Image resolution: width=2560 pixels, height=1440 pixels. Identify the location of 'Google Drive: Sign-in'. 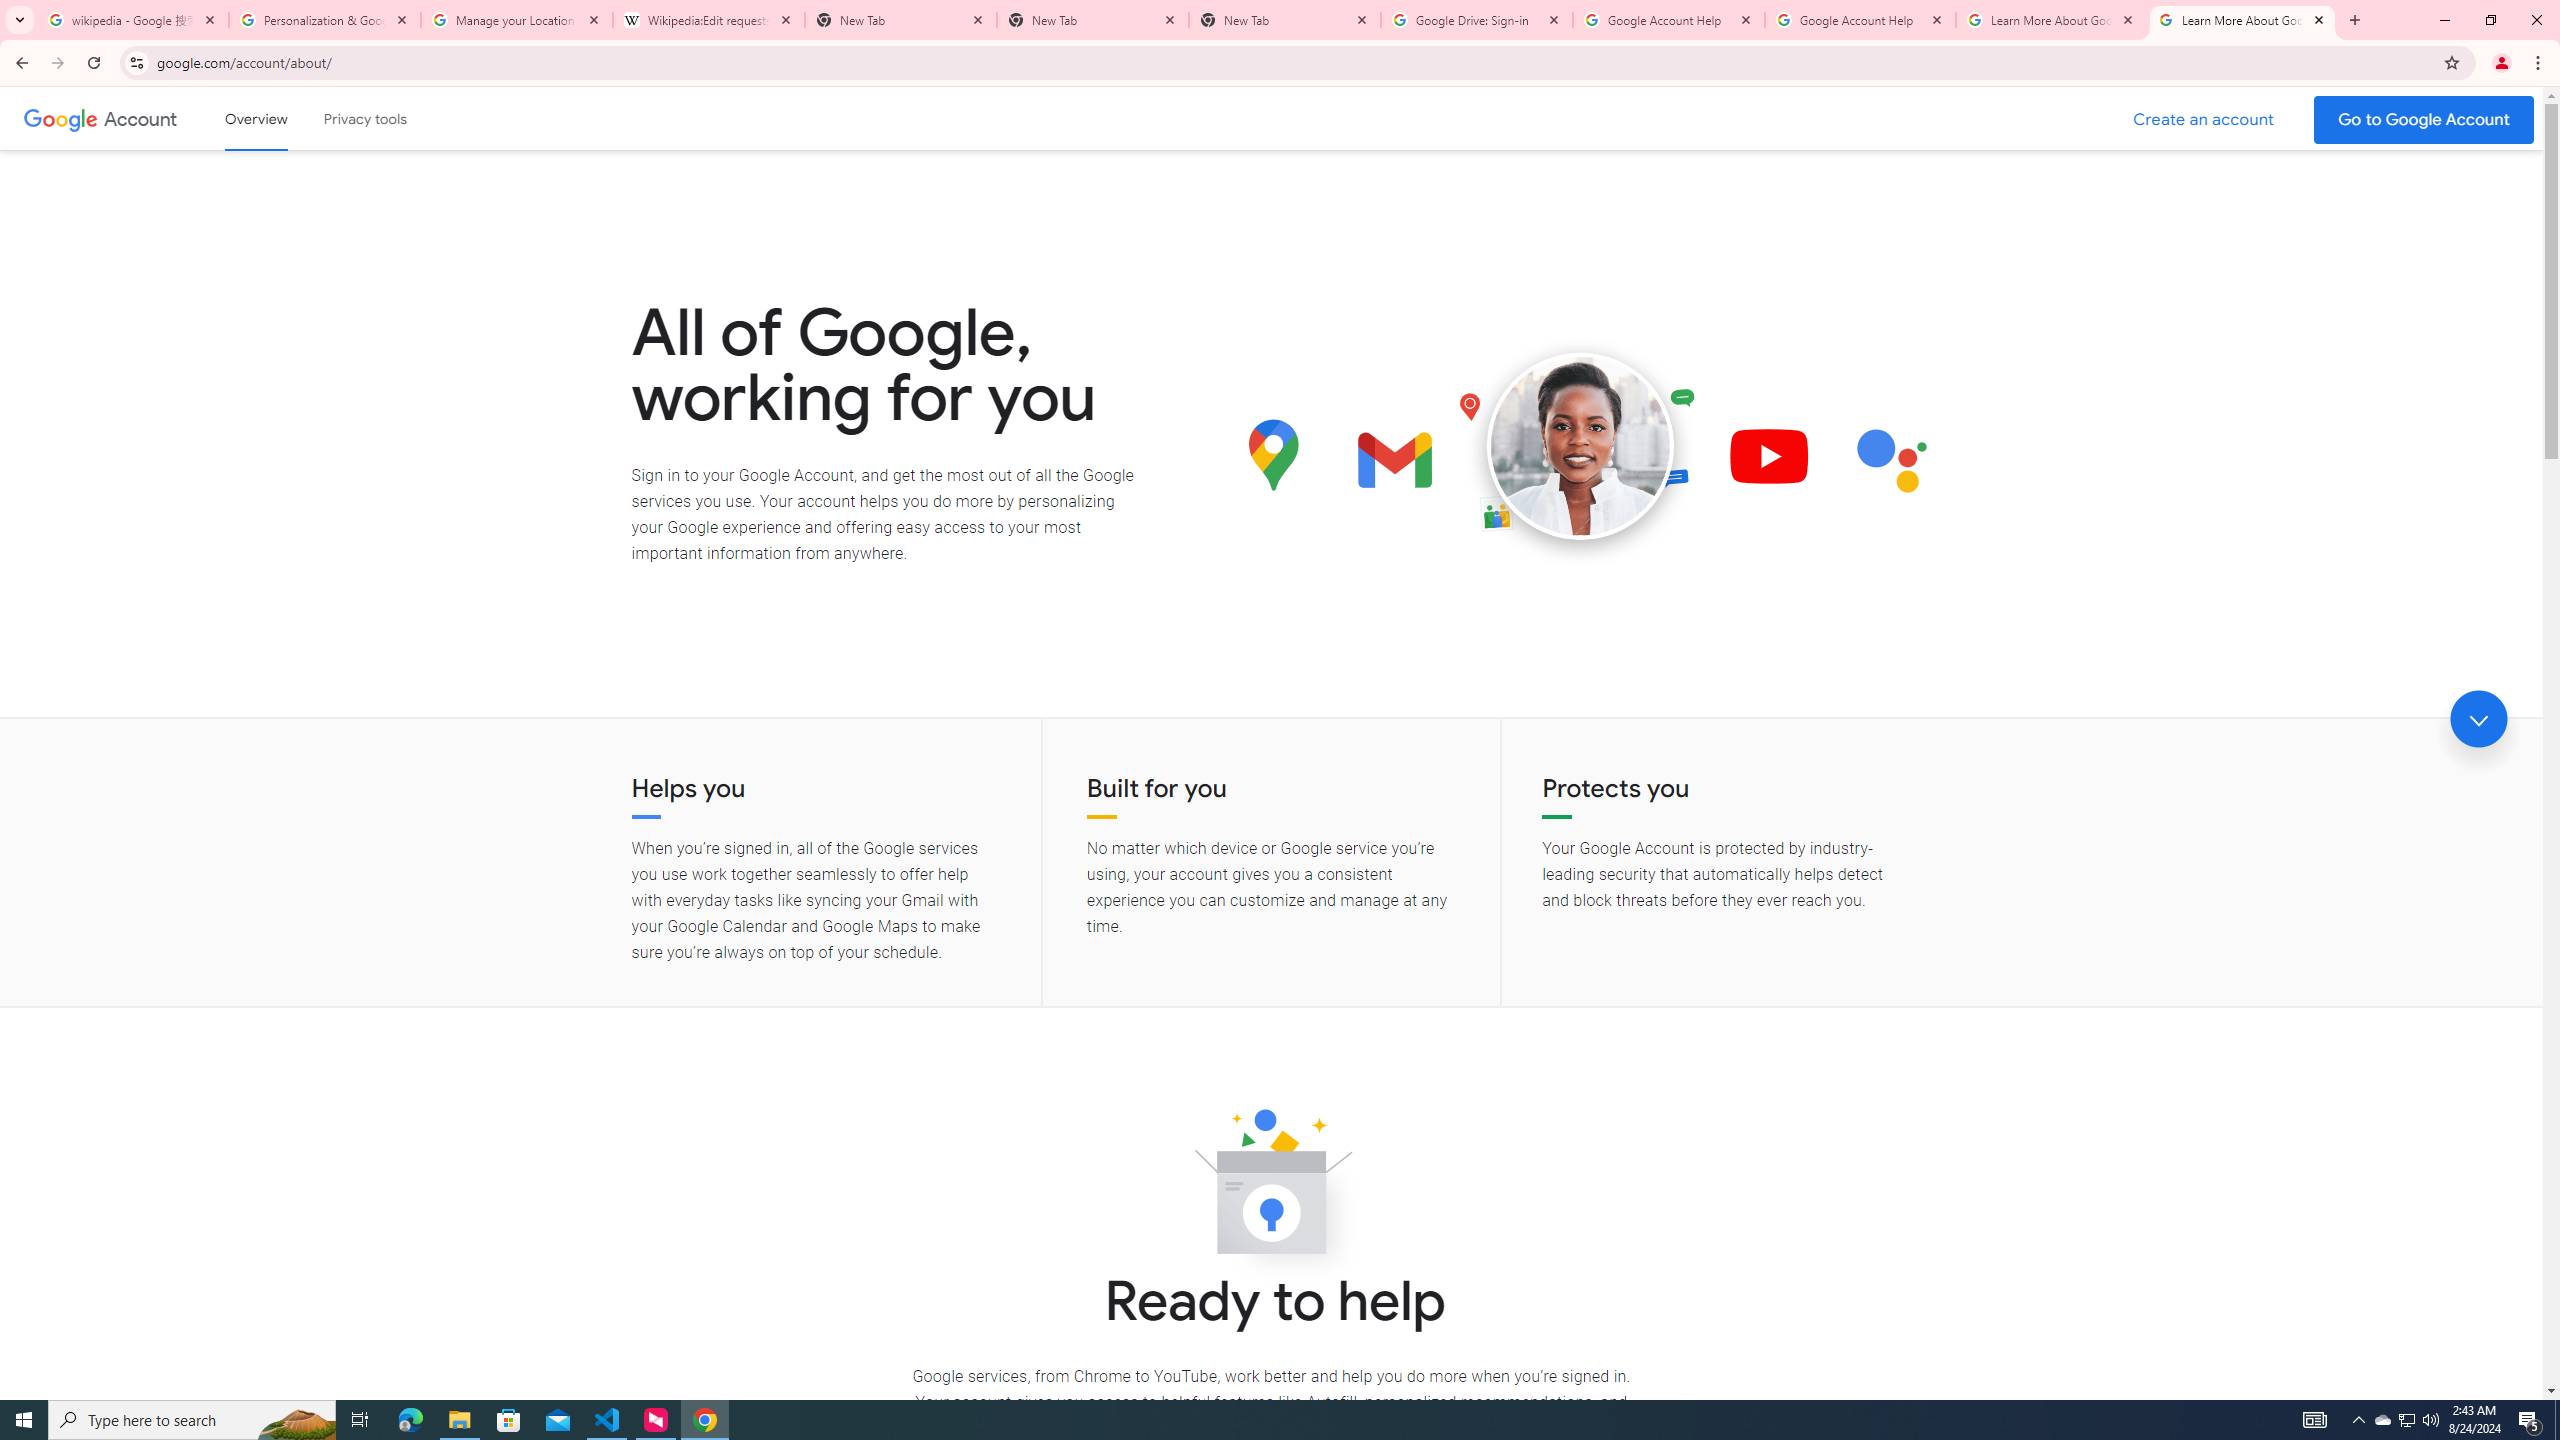
(1476, 19).